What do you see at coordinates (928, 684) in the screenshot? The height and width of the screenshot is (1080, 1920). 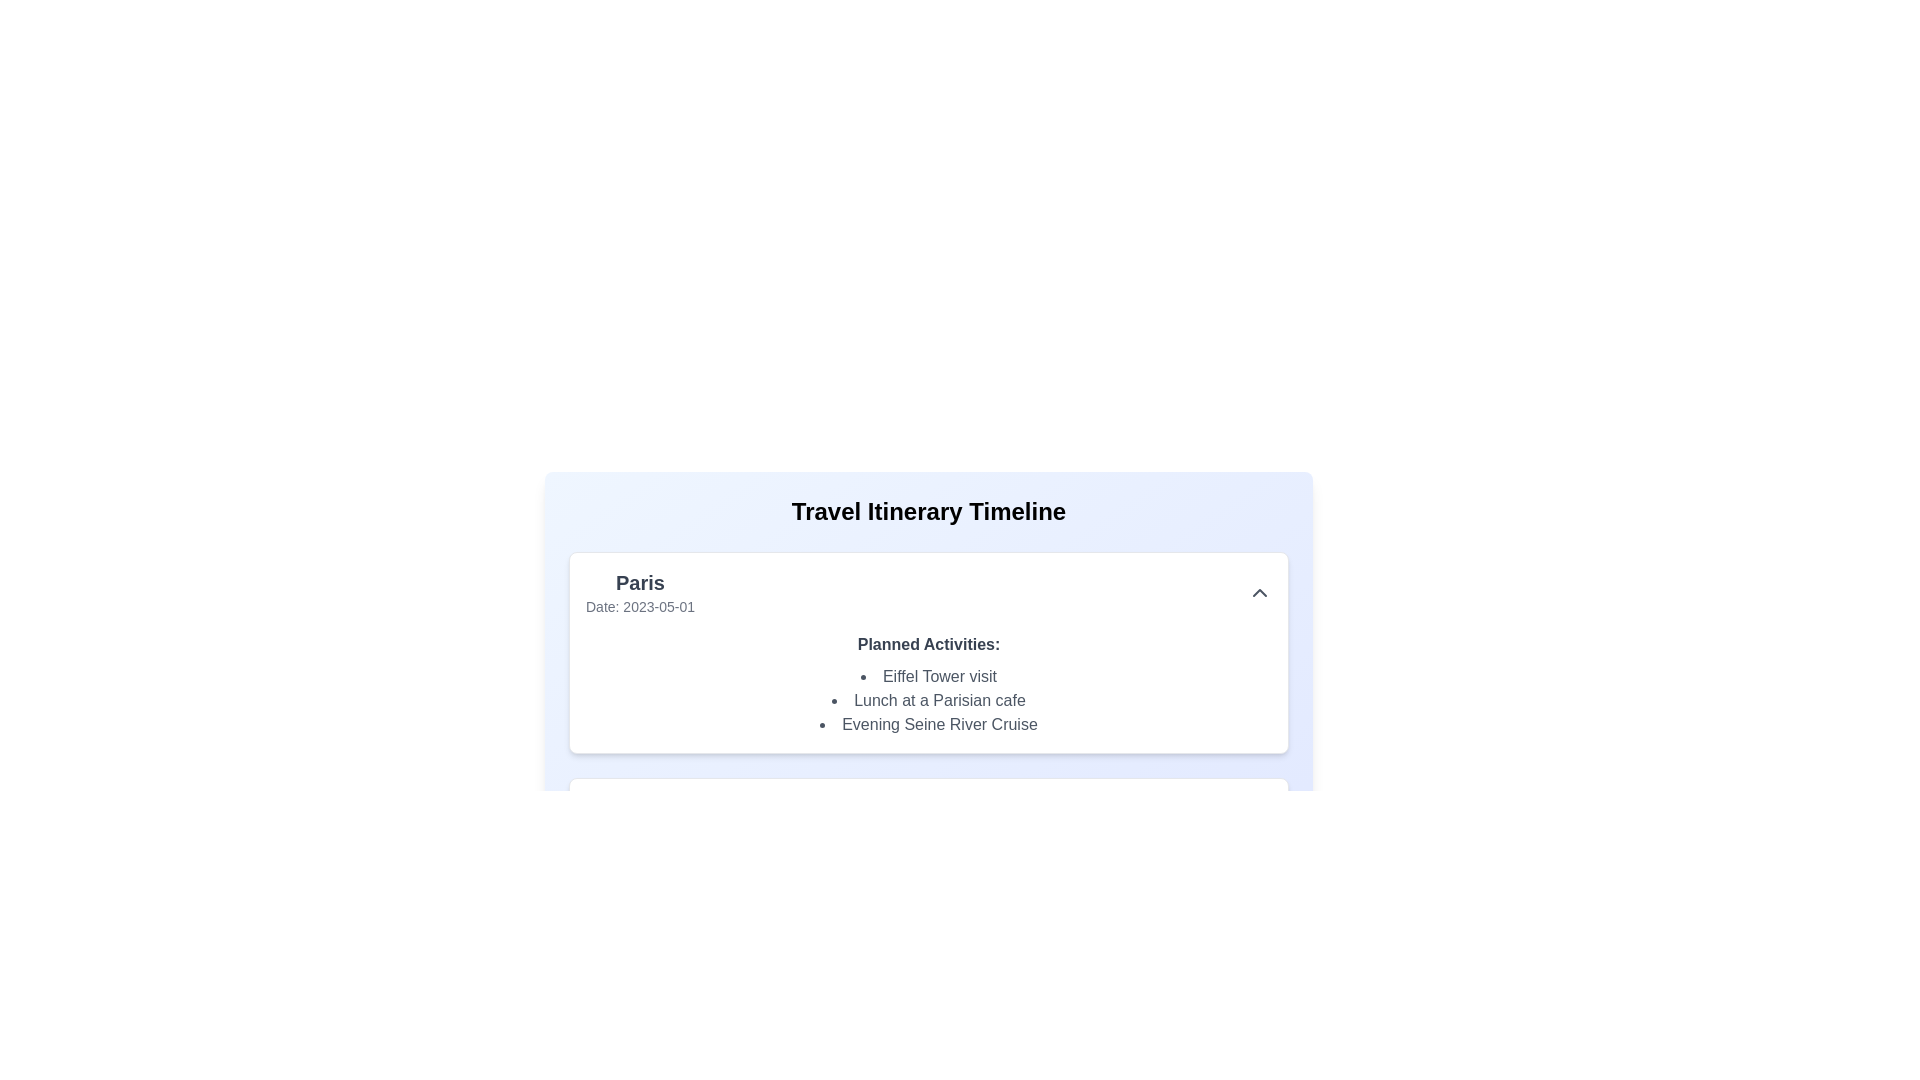 I see `the text content section labeled 'Planned Activities:' to interact with the list items below it, which include activities such as 'Eiffel Tower visit,' 'Lunch at a Parisian cafe,' and 'Evening Seine River Cruise.'` at bounding box center [928, 684].